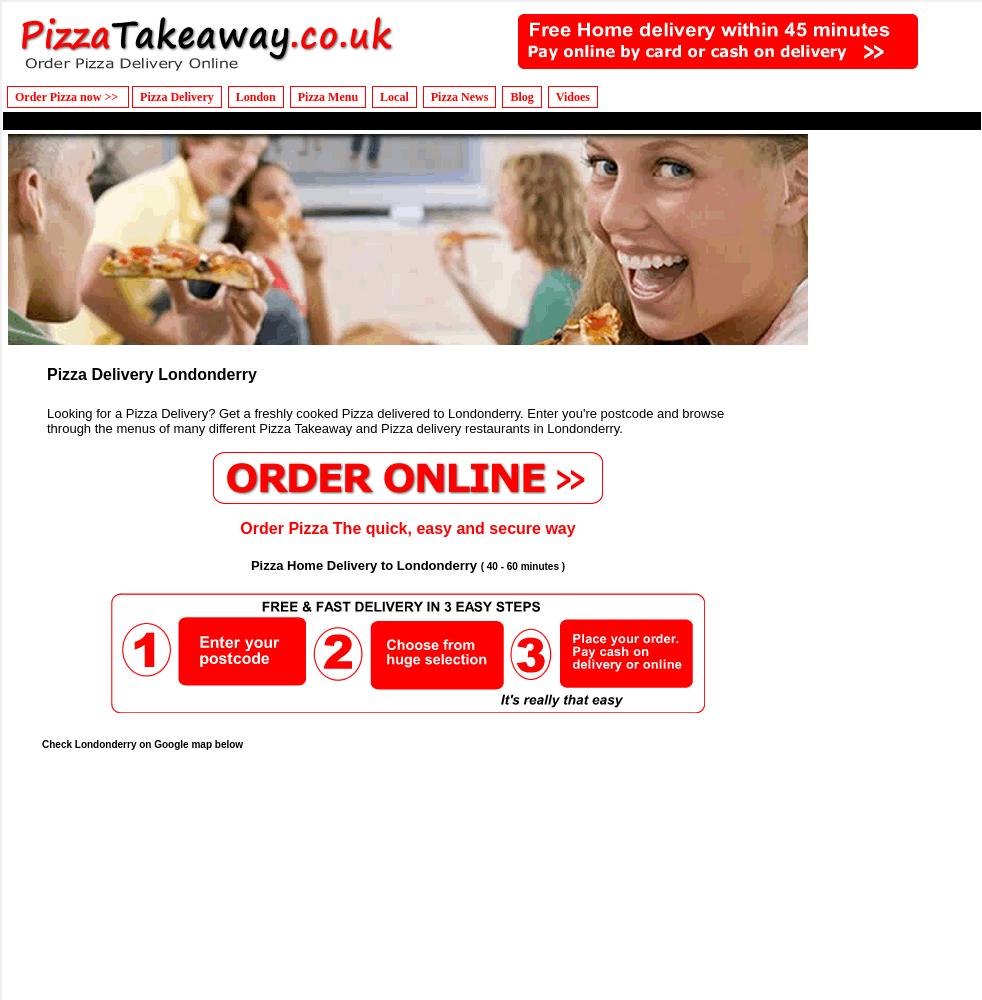  I want to click on 'Pizza News', so click(430, 96).